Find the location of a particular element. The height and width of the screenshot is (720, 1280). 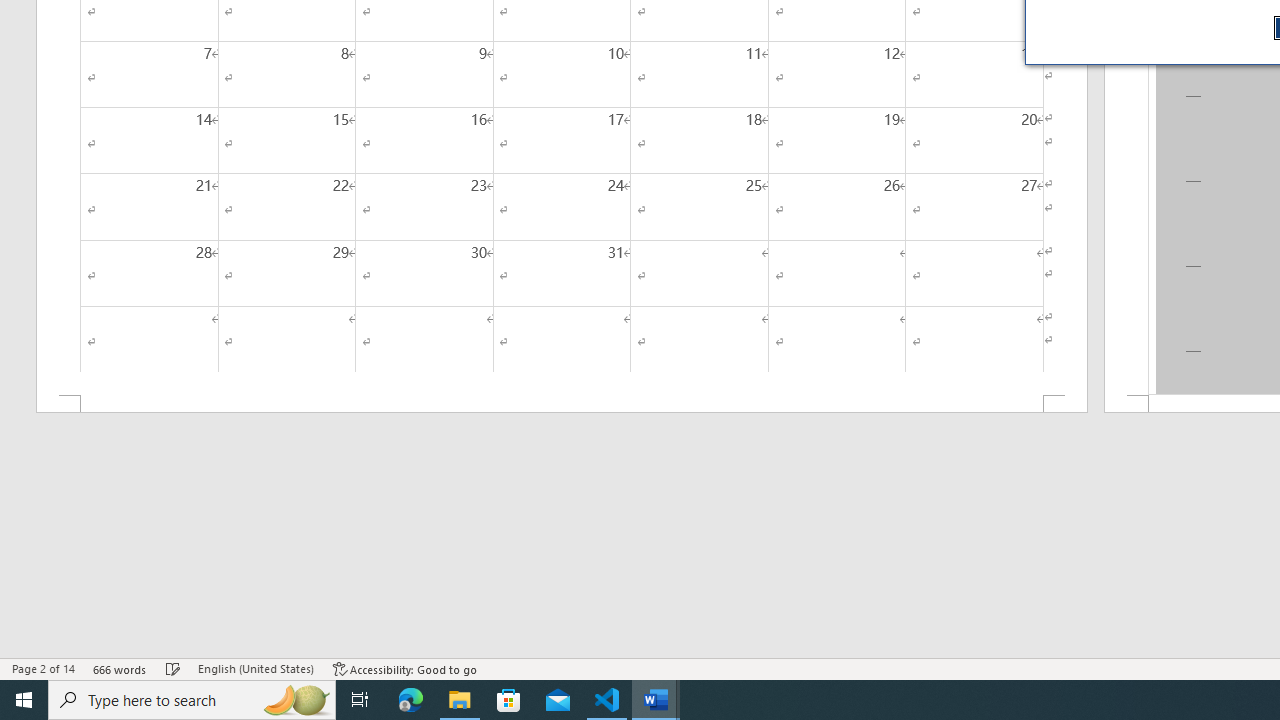

'Visual Studio Code - 1 running window' is located at coordinates (606, 698).